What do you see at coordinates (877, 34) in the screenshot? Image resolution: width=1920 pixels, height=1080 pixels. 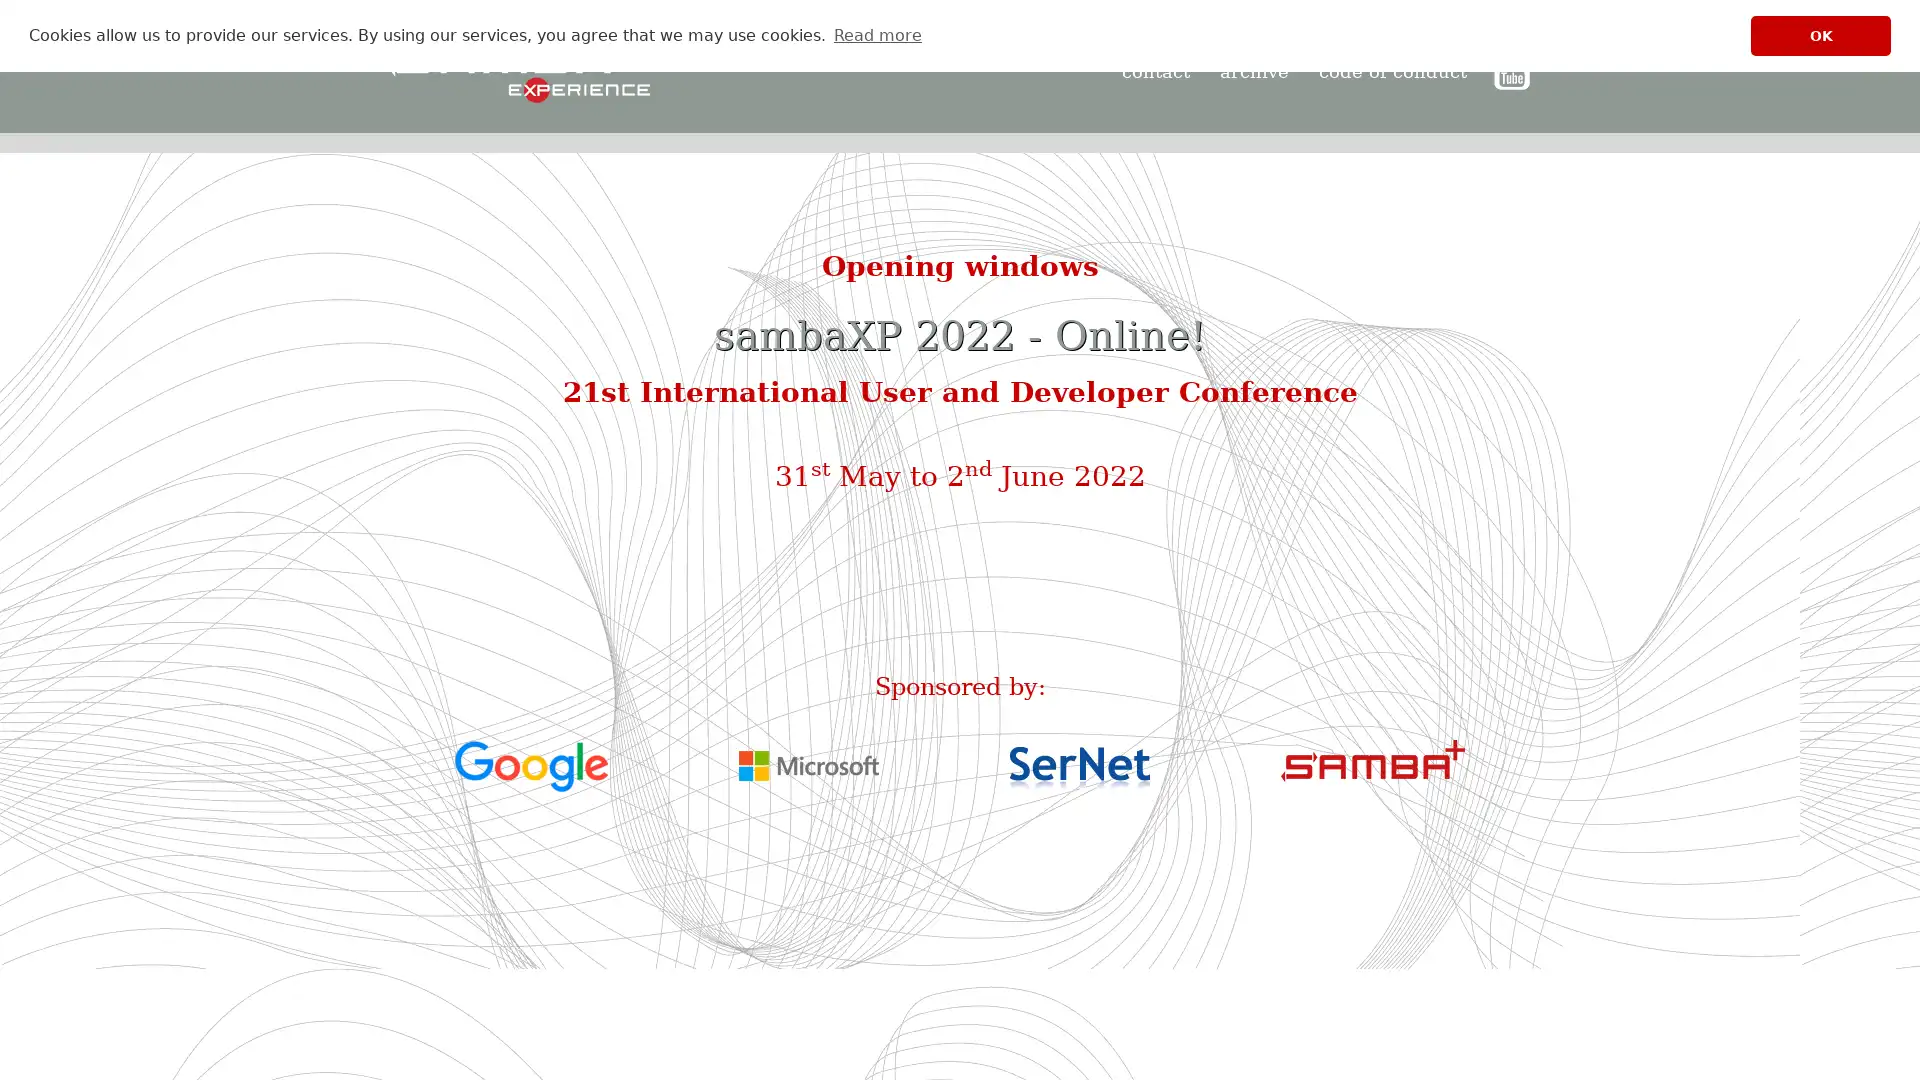 I see `learn more about cookies` at bounding box center [877, 34].